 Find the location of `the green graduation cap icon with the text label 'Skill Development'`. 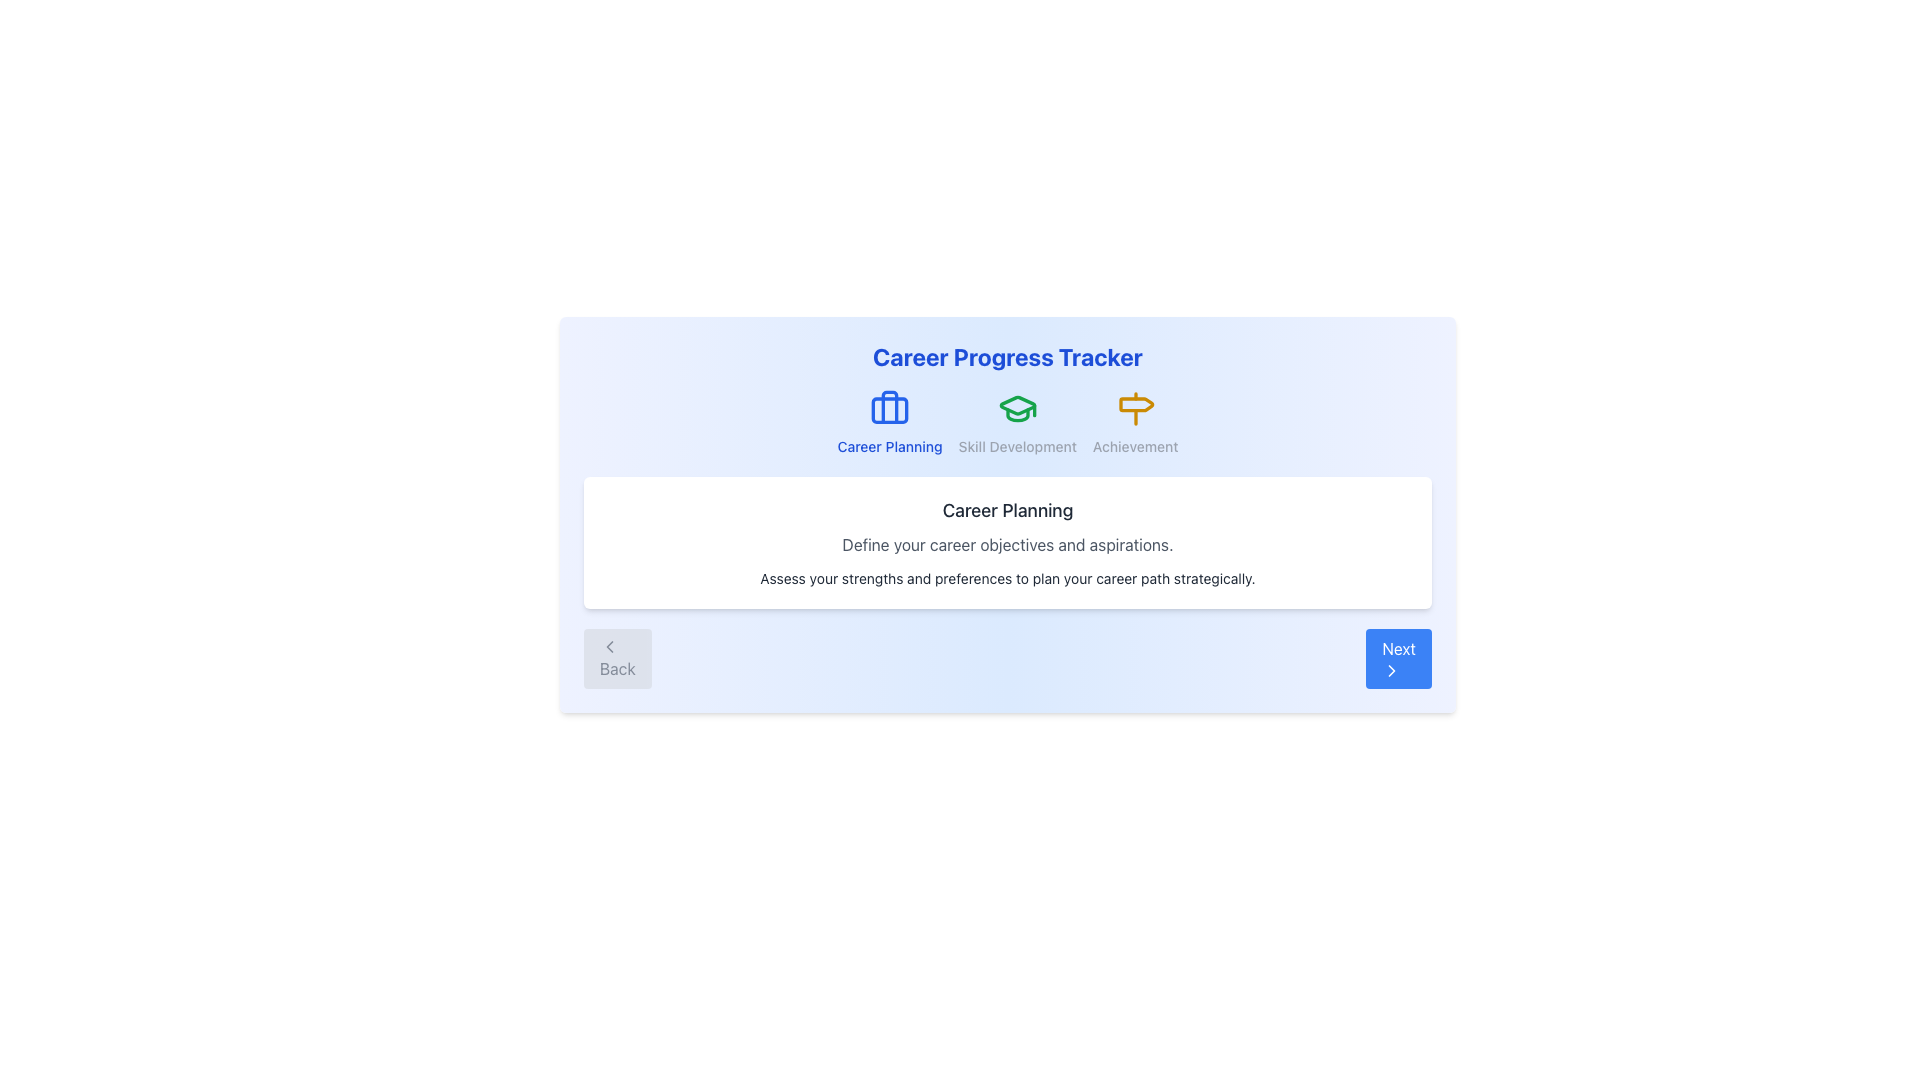

the green graduation cap icon with the text label 'Skill Development' is located at coordinates (1017, 422).